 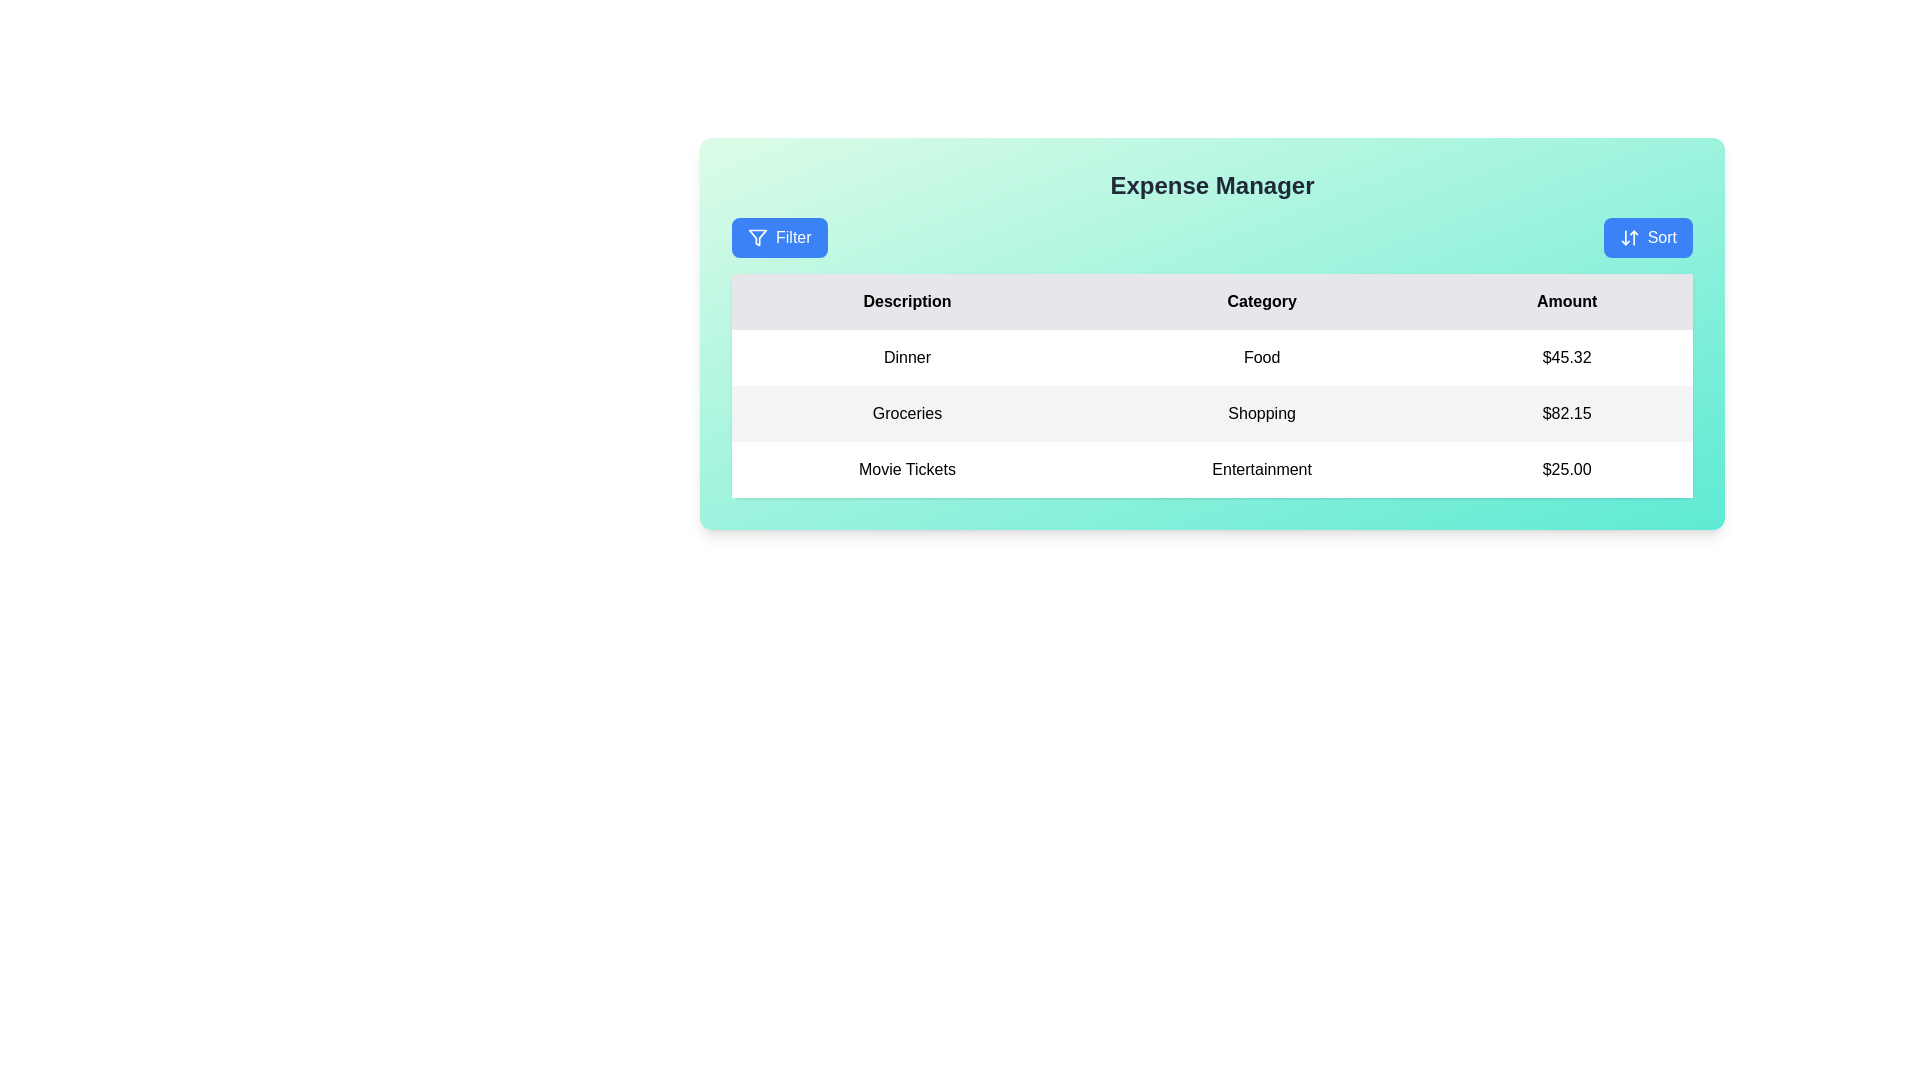 I want to click on the text label displaying 'Description' in the table header, which is styled with a bold font on a gray background, so click(x=906, y=301).